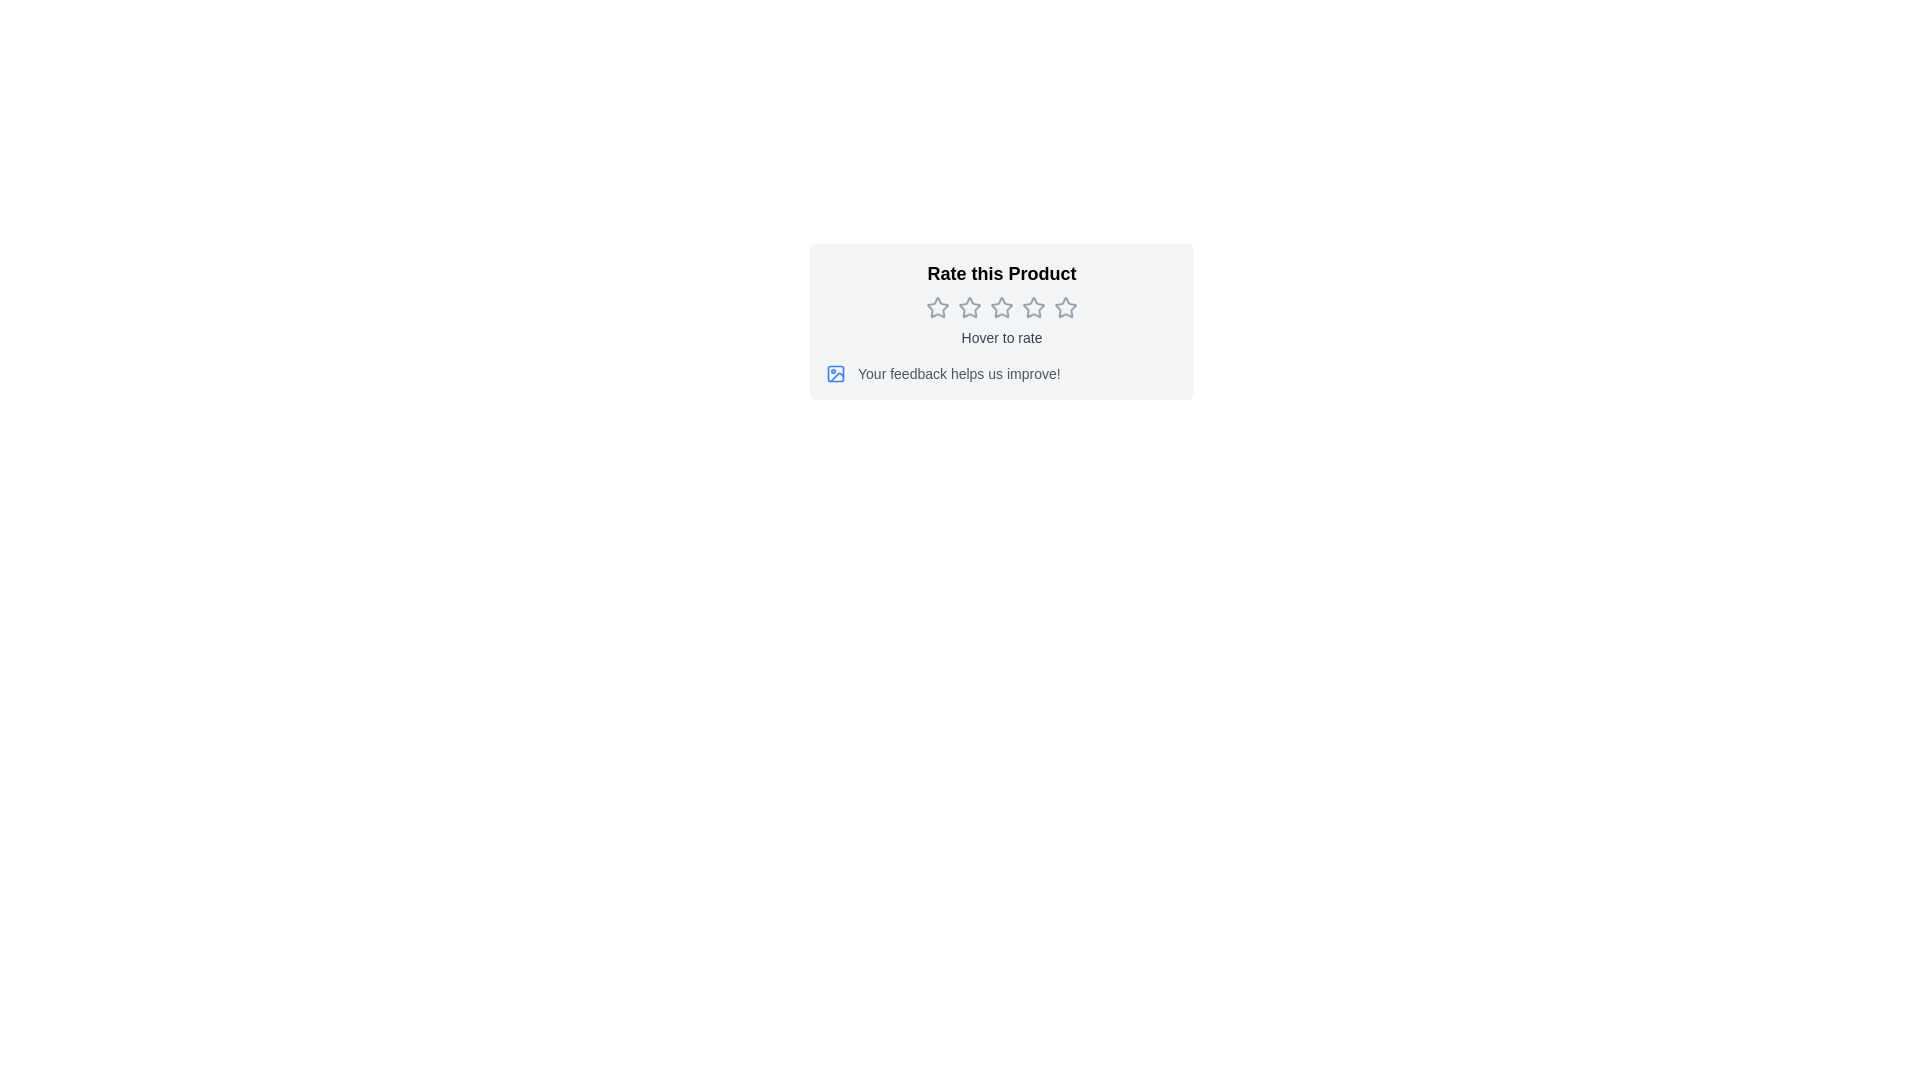  Describe the element at coordinates (1002, 273) in the screenshot. I see `the 'Rate this Product' label, which is a bold text component positioned at the top of a light-gray background panel` at that location.